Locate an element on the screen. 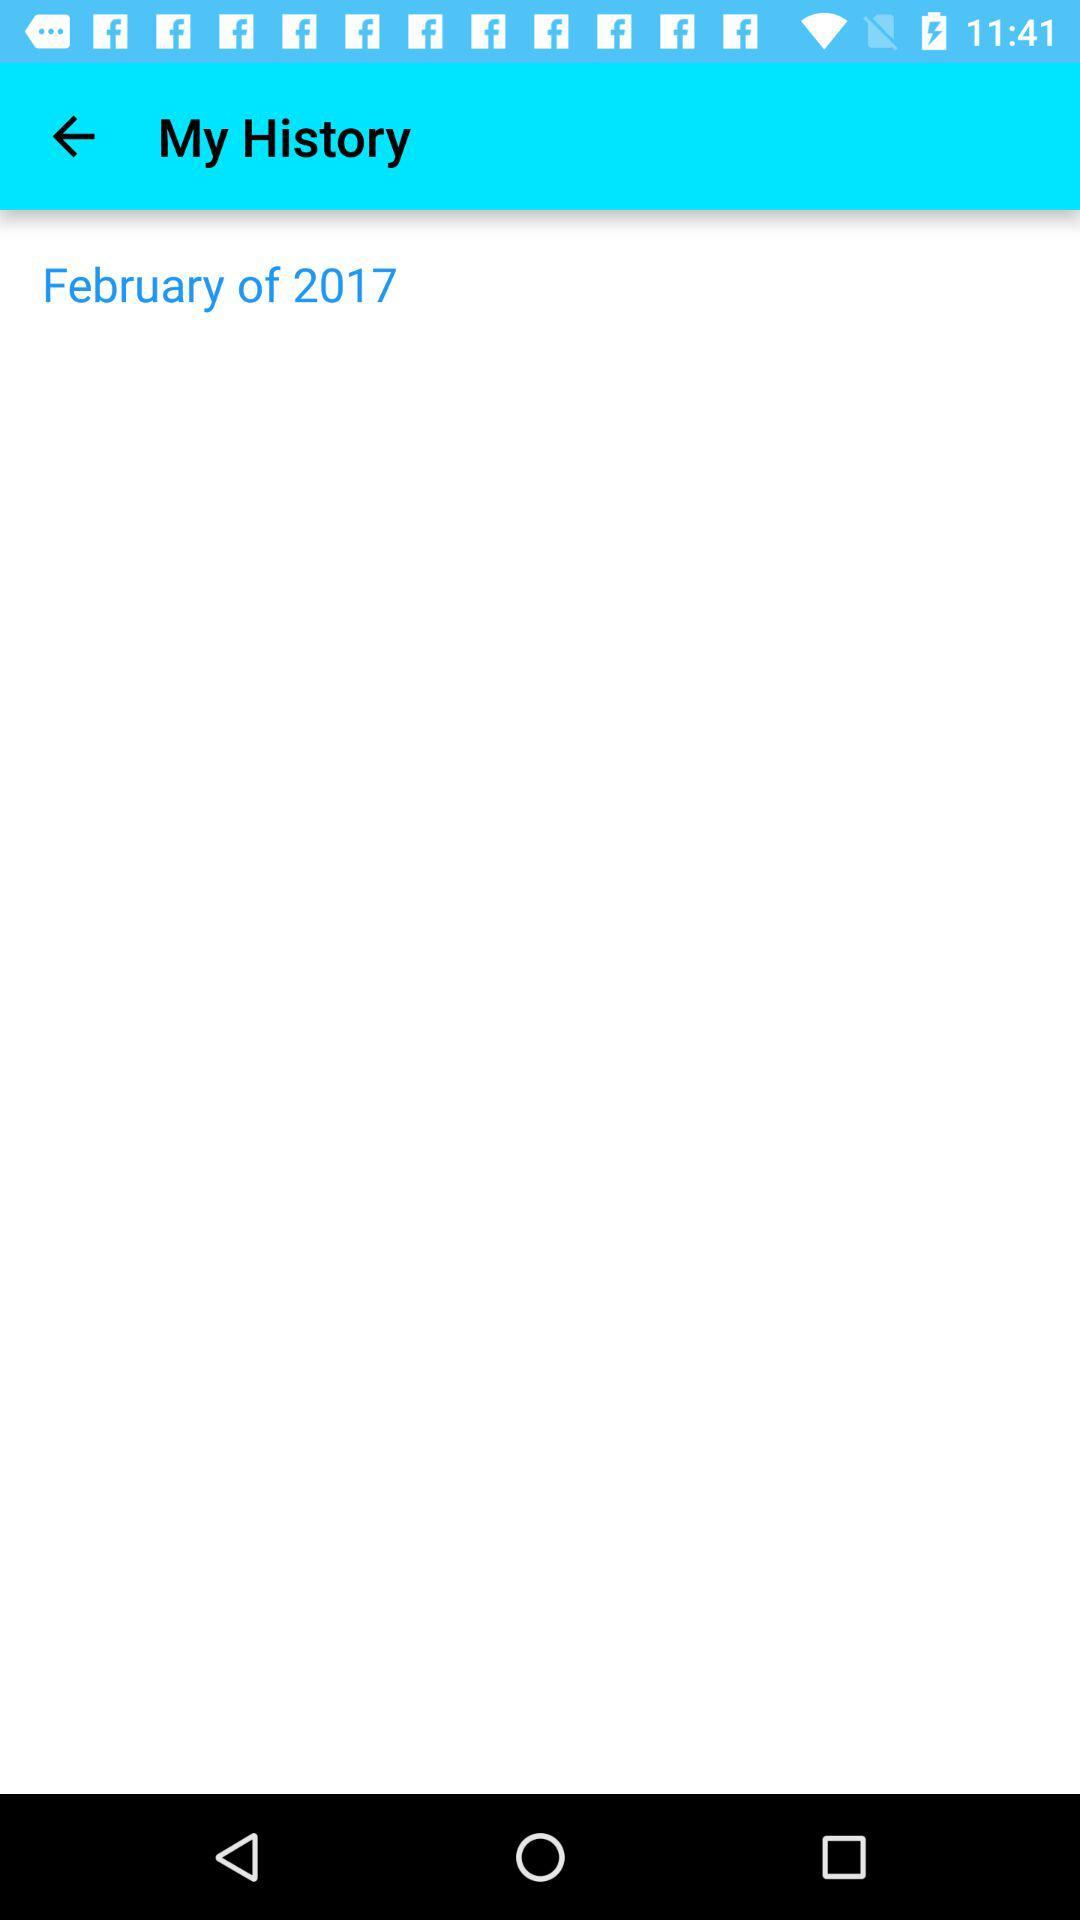 The image size is (1080, 1920). february of 2017 item is located at coordinates (219, 282).